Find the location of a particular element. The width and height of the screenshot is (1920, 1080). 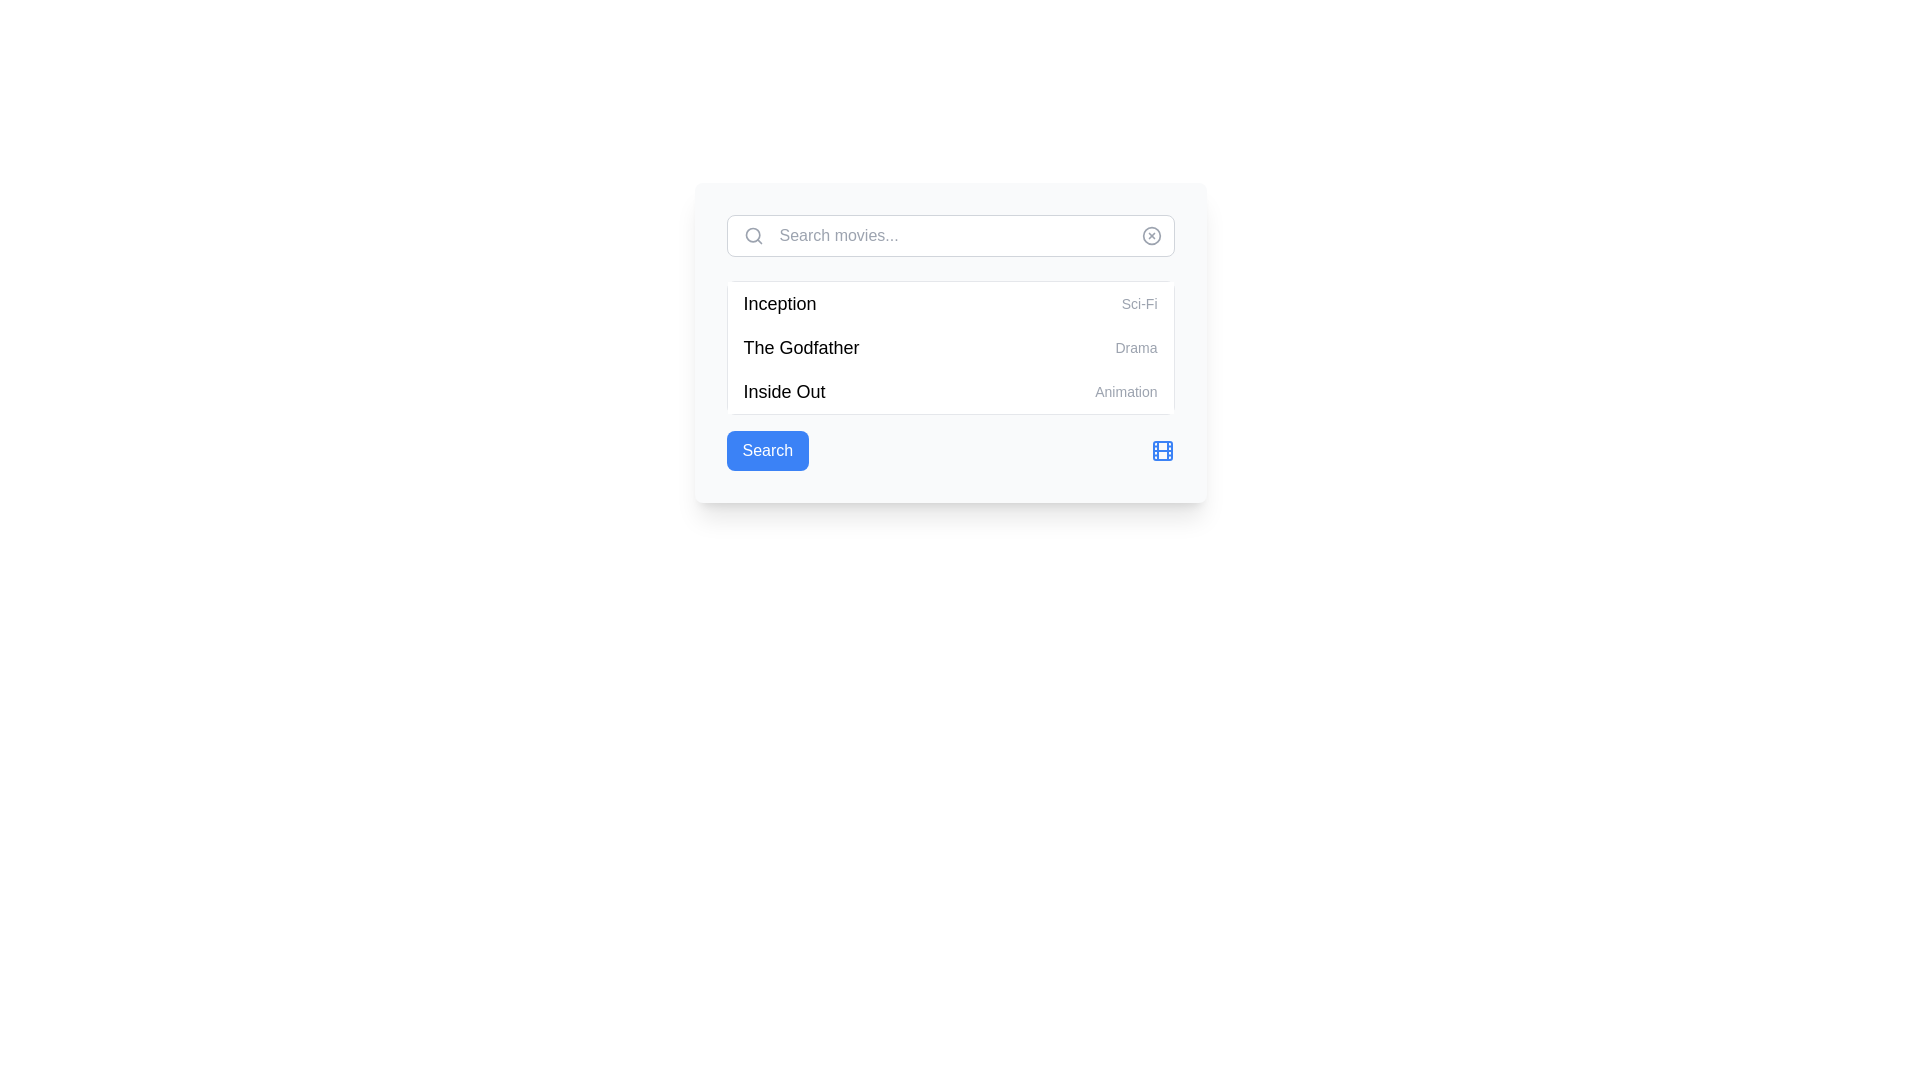

to select the first movie item row in the list, positioned above 'The Godfather' and 'Inside Out' is located at coordinates (949, 304).